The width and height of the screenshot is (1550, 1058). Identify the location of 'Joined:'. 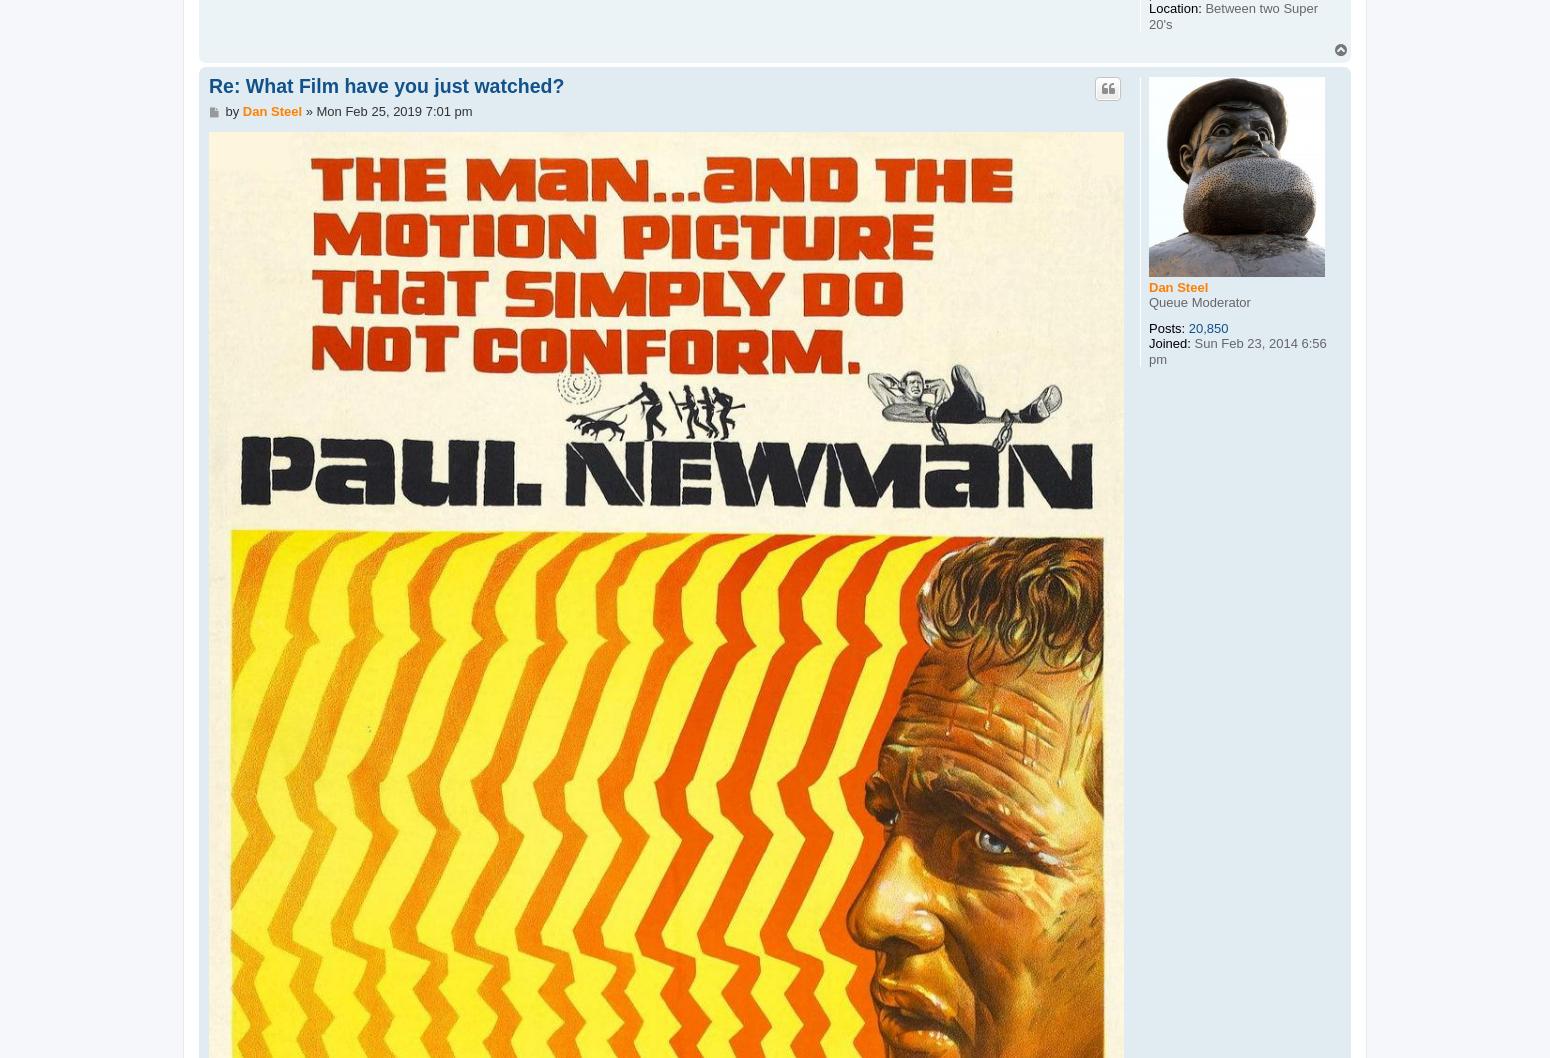
(1169, 342).